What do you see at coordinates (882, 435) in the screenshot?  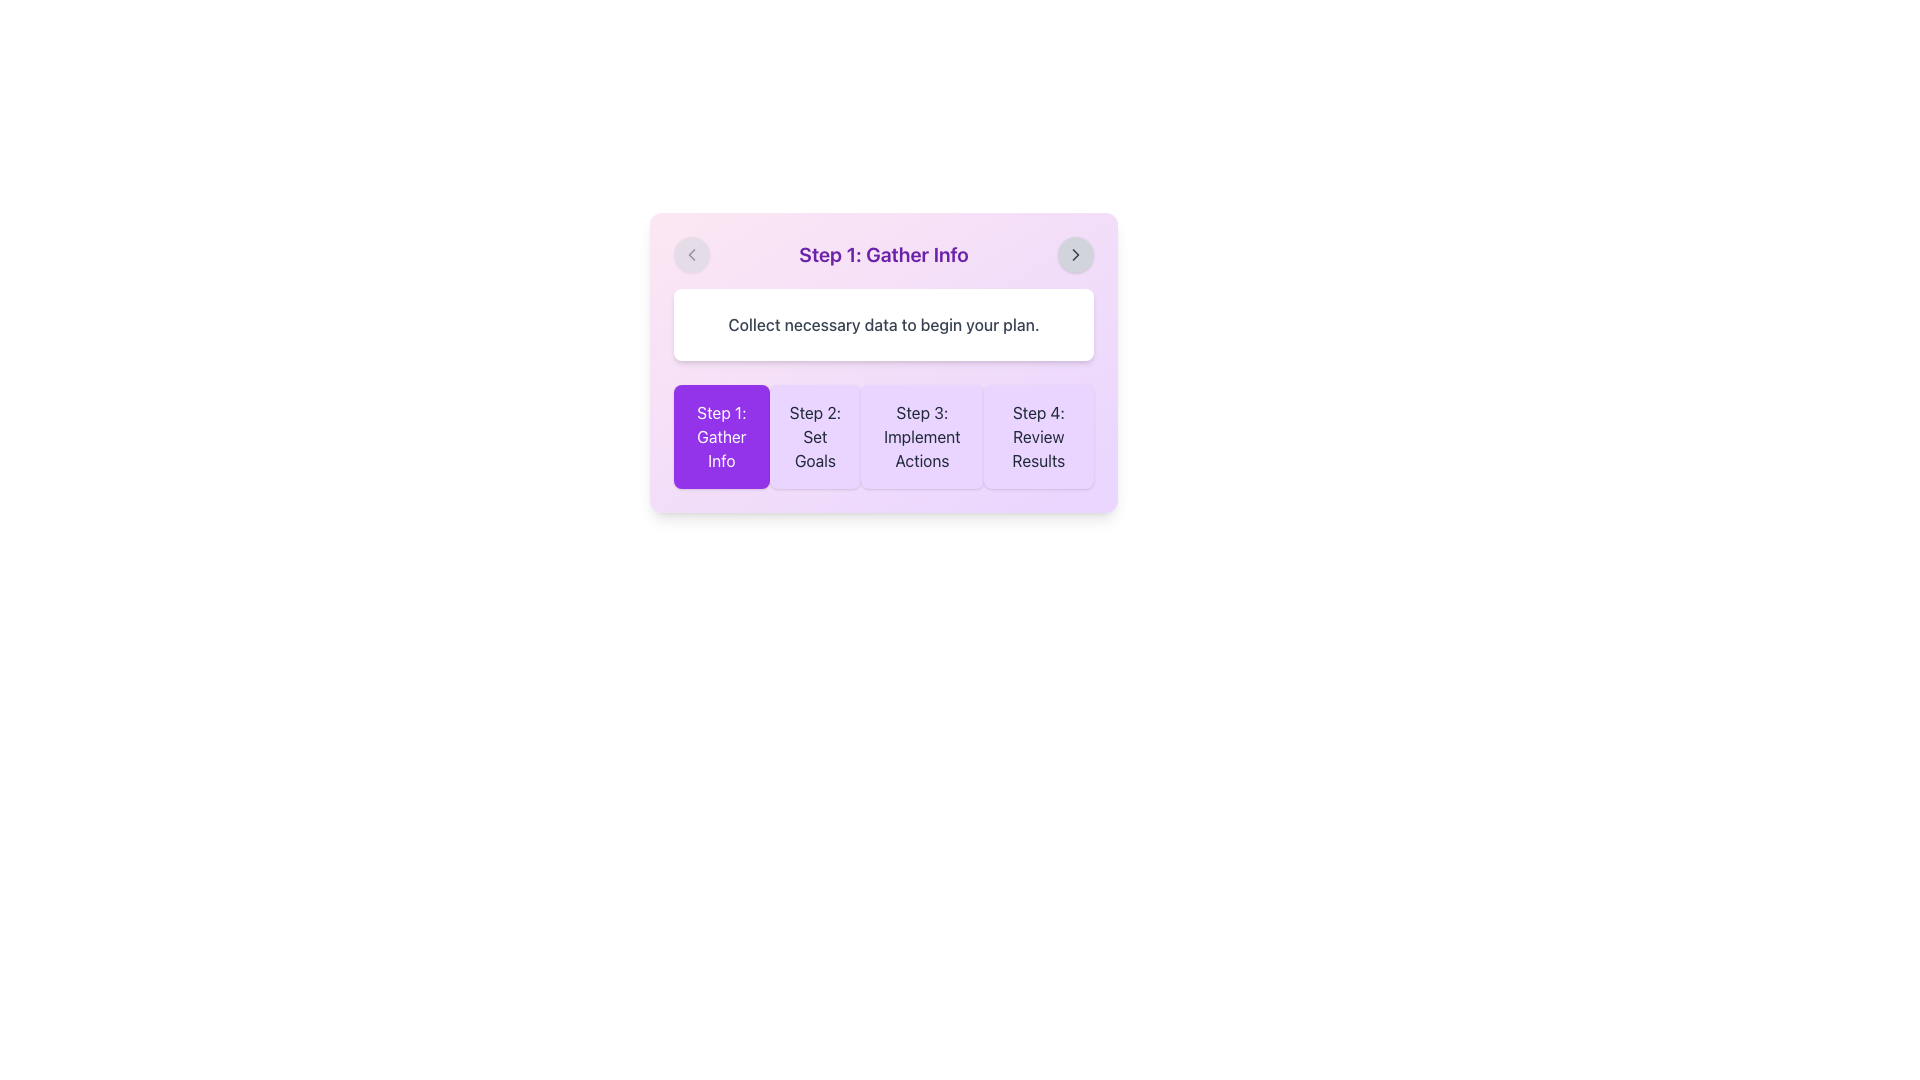 I see `the 'Step 3: Implement Actions' button, which is the third button in a horizontal sequence within a purple-bordered area below a white text section` at bounding box center [882, 435].